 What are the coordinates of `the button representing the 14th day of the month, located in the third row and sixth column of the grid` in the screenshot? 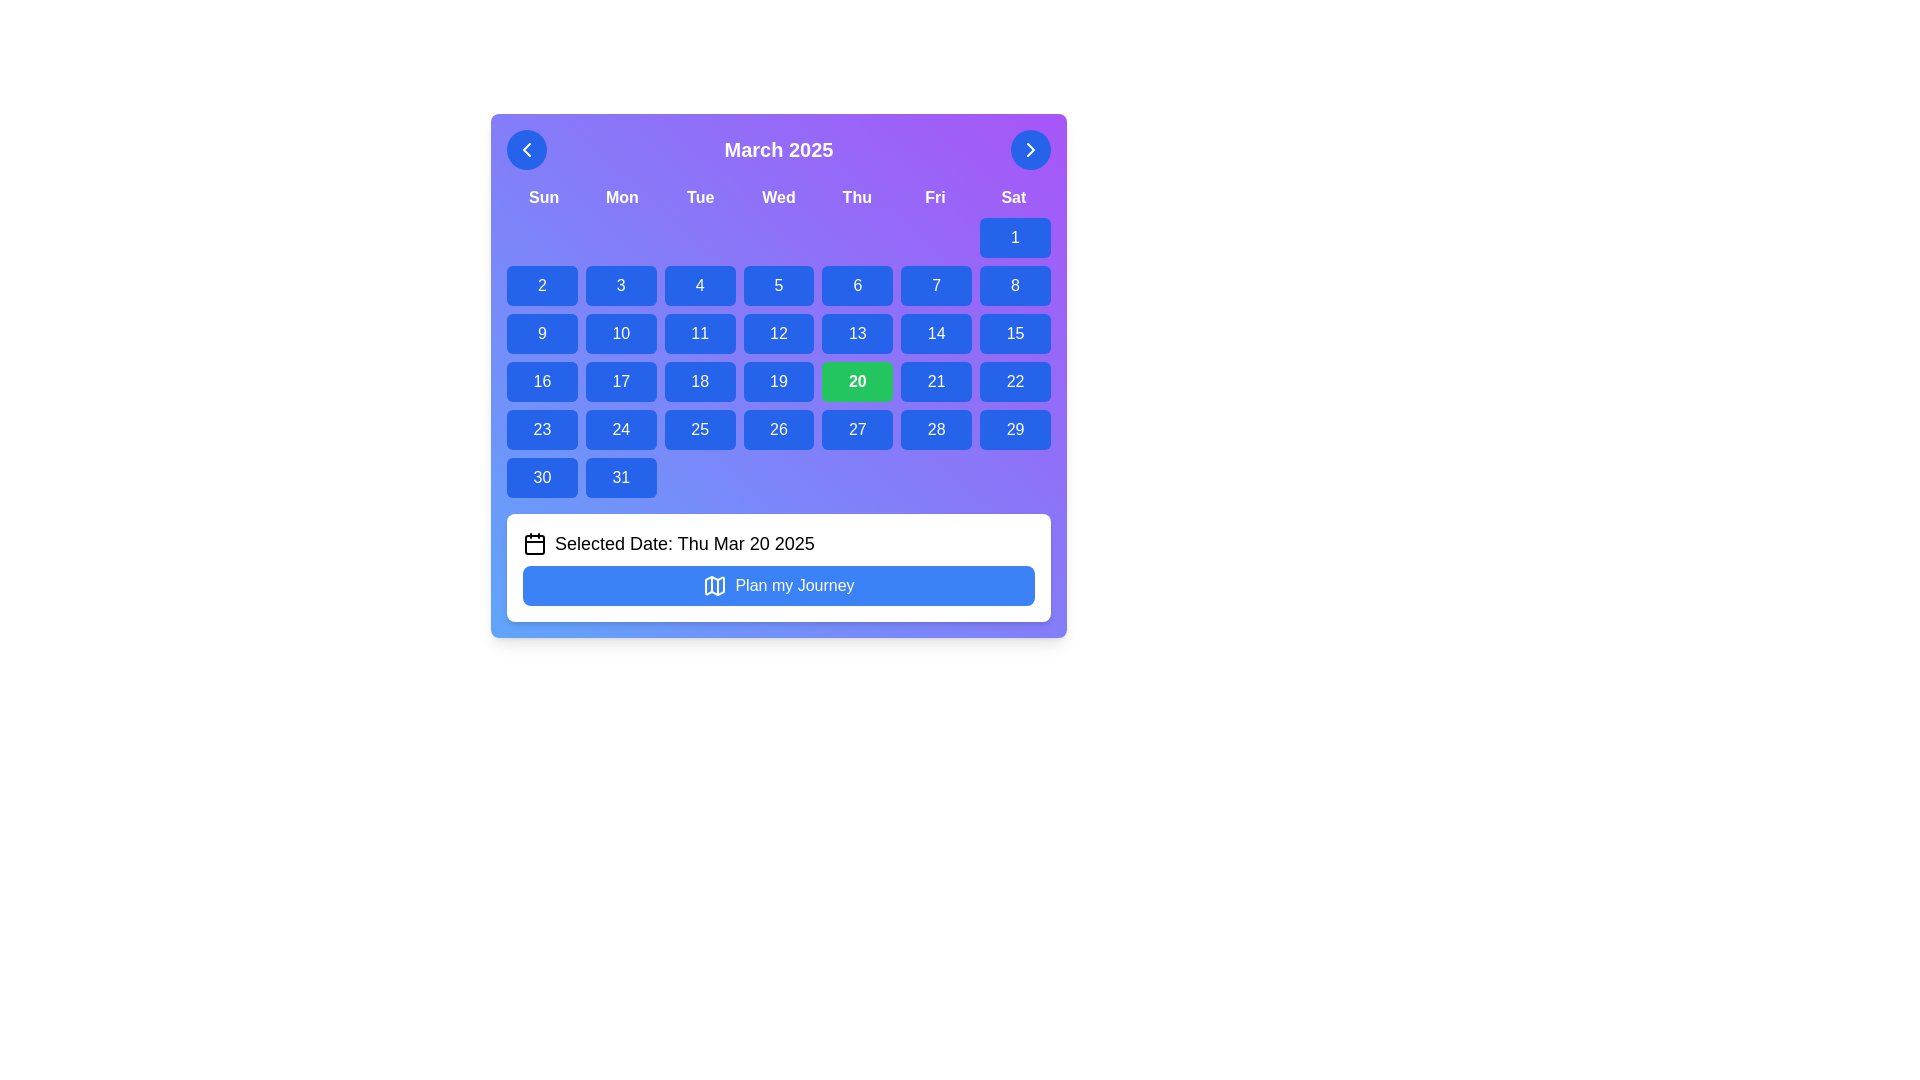 It's located at (935, 333).